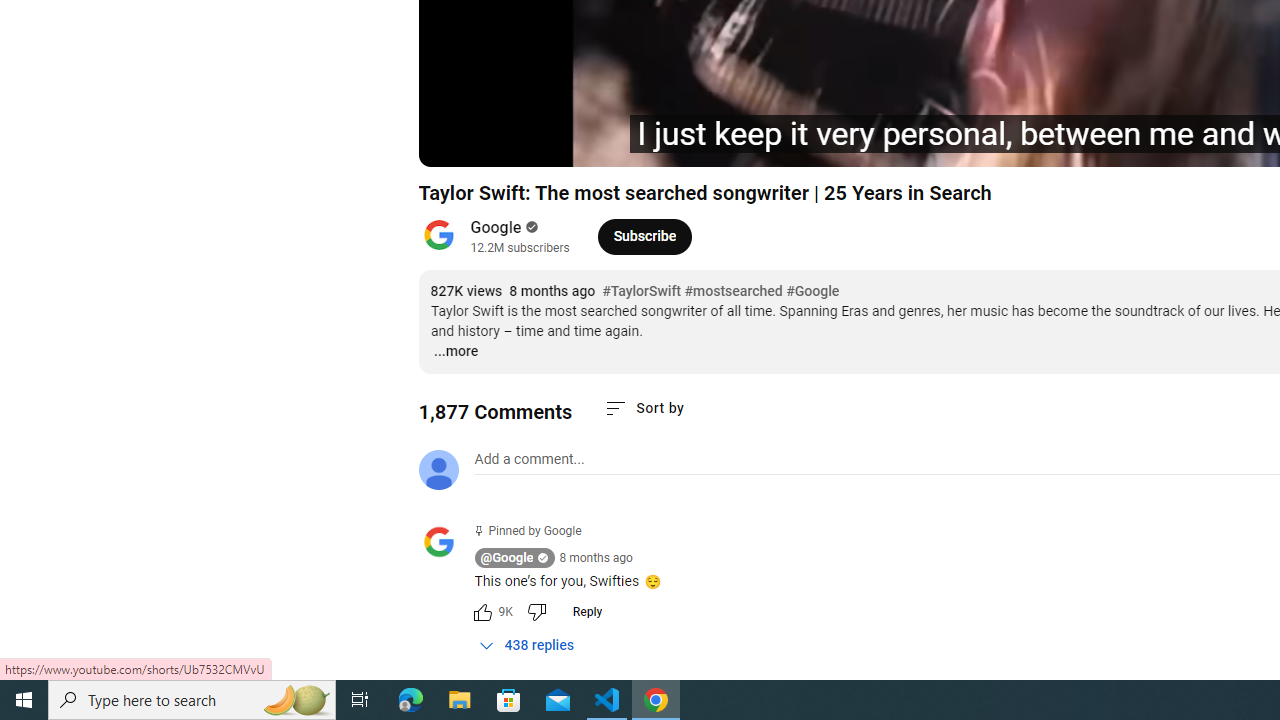  I want to click on 'Sort comments', so click(644, 407).